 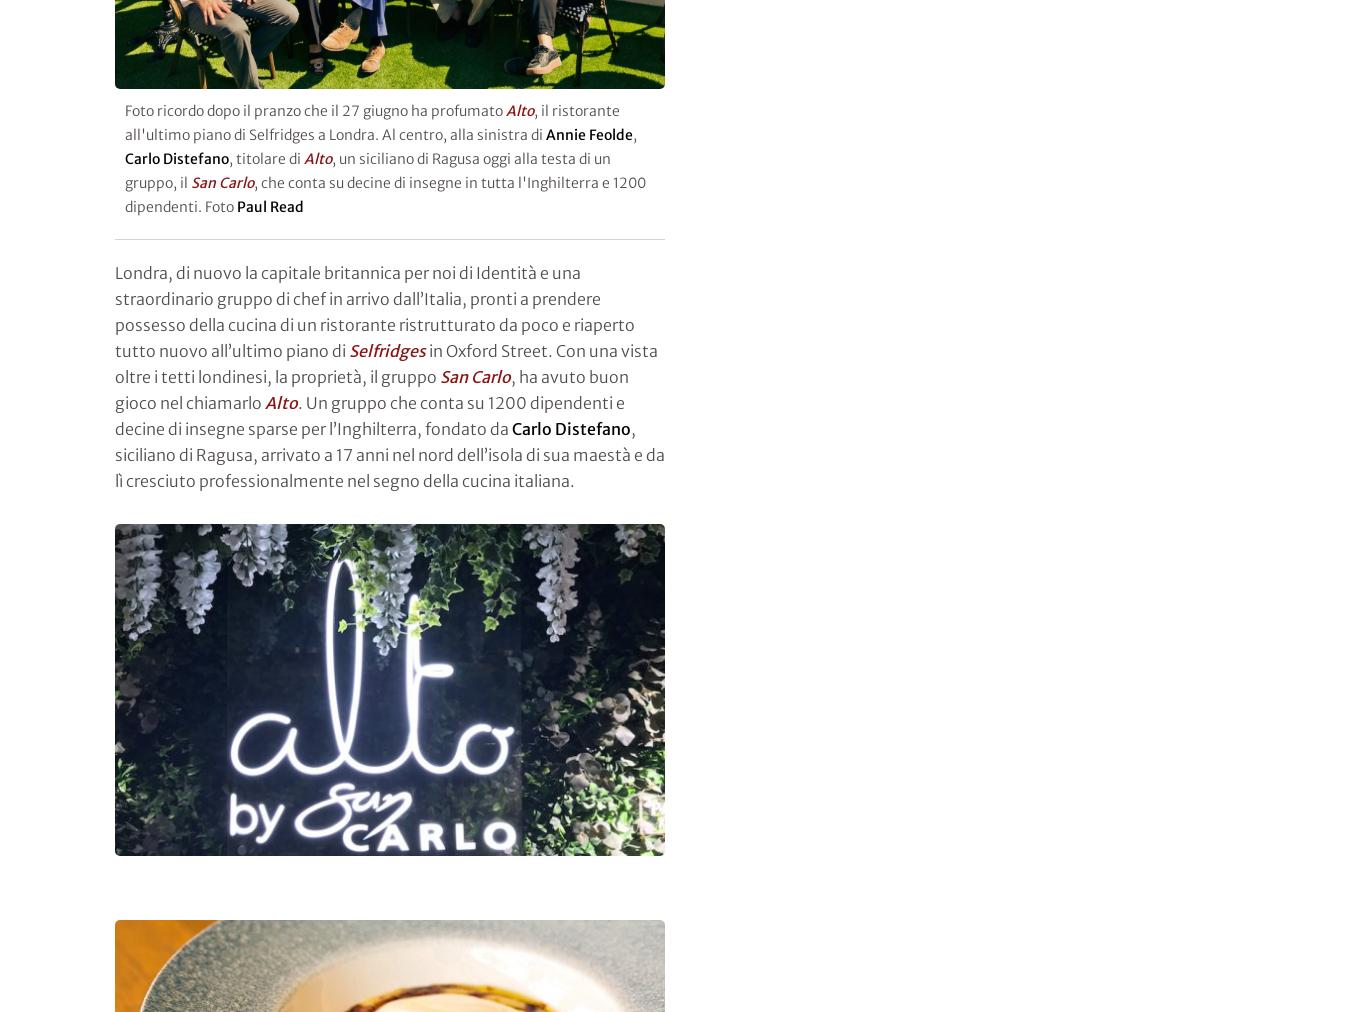 I want to click on 'Identità Web S.r.l. - Corso Magenta, 46 - 20123 Milano - P.I. e C.F. 07845670962', so click(x=422, y=880).